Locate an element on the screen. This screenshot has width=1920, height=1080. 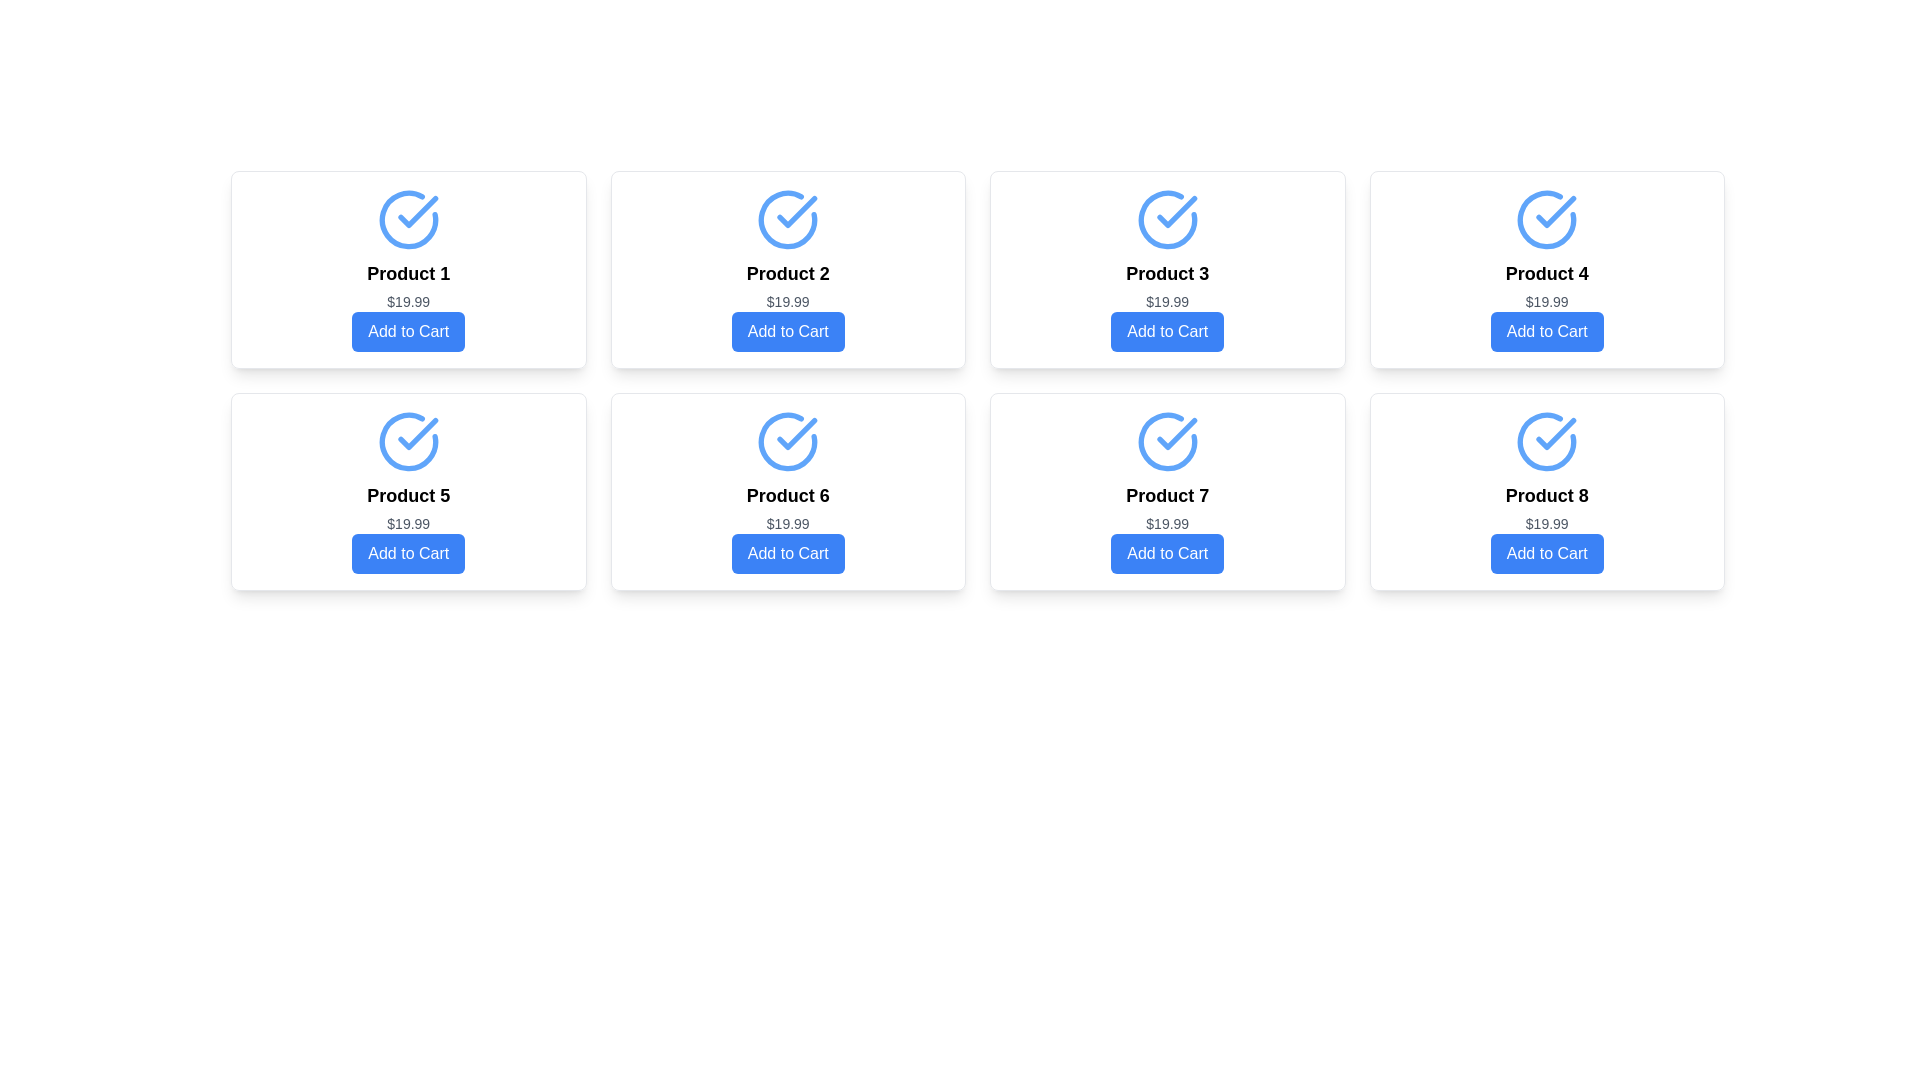
the circular blue checkmark icon at the top of the 'Product 8' card, which is centrally aligned and above the product name and price is located at coordinates (1546, 441).